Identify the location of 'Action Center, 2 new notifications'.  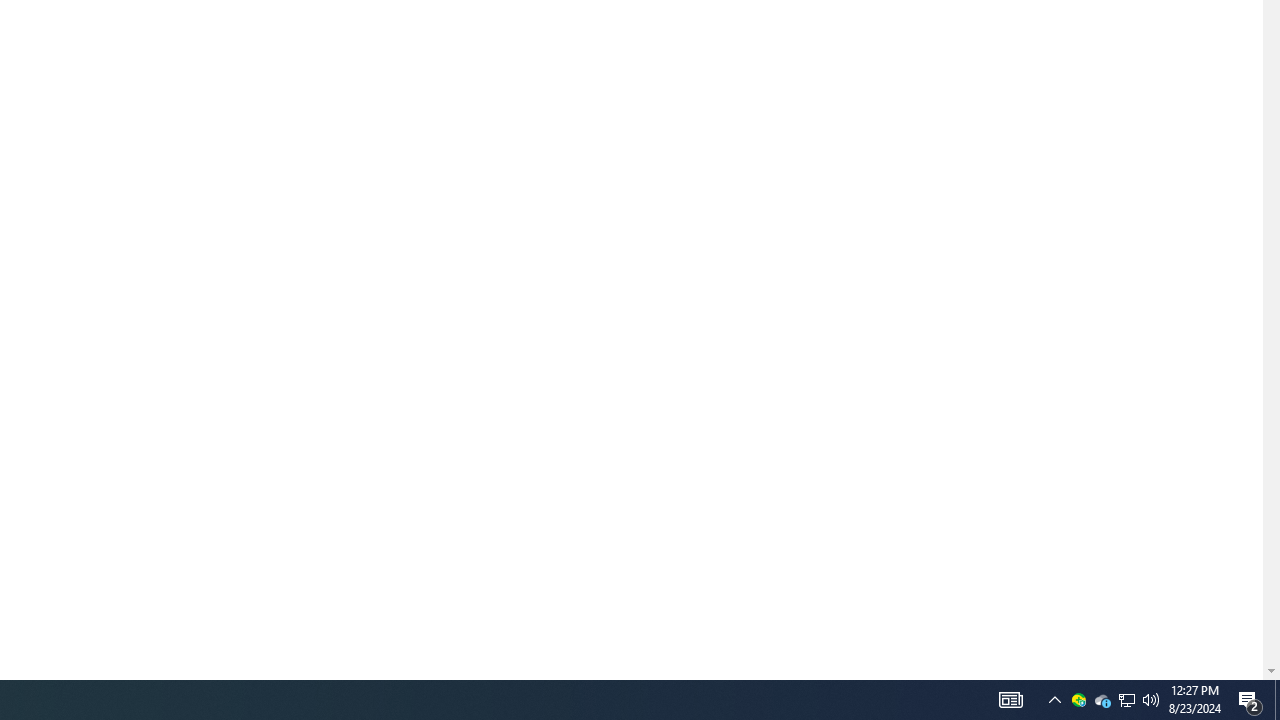
(1250, 698).